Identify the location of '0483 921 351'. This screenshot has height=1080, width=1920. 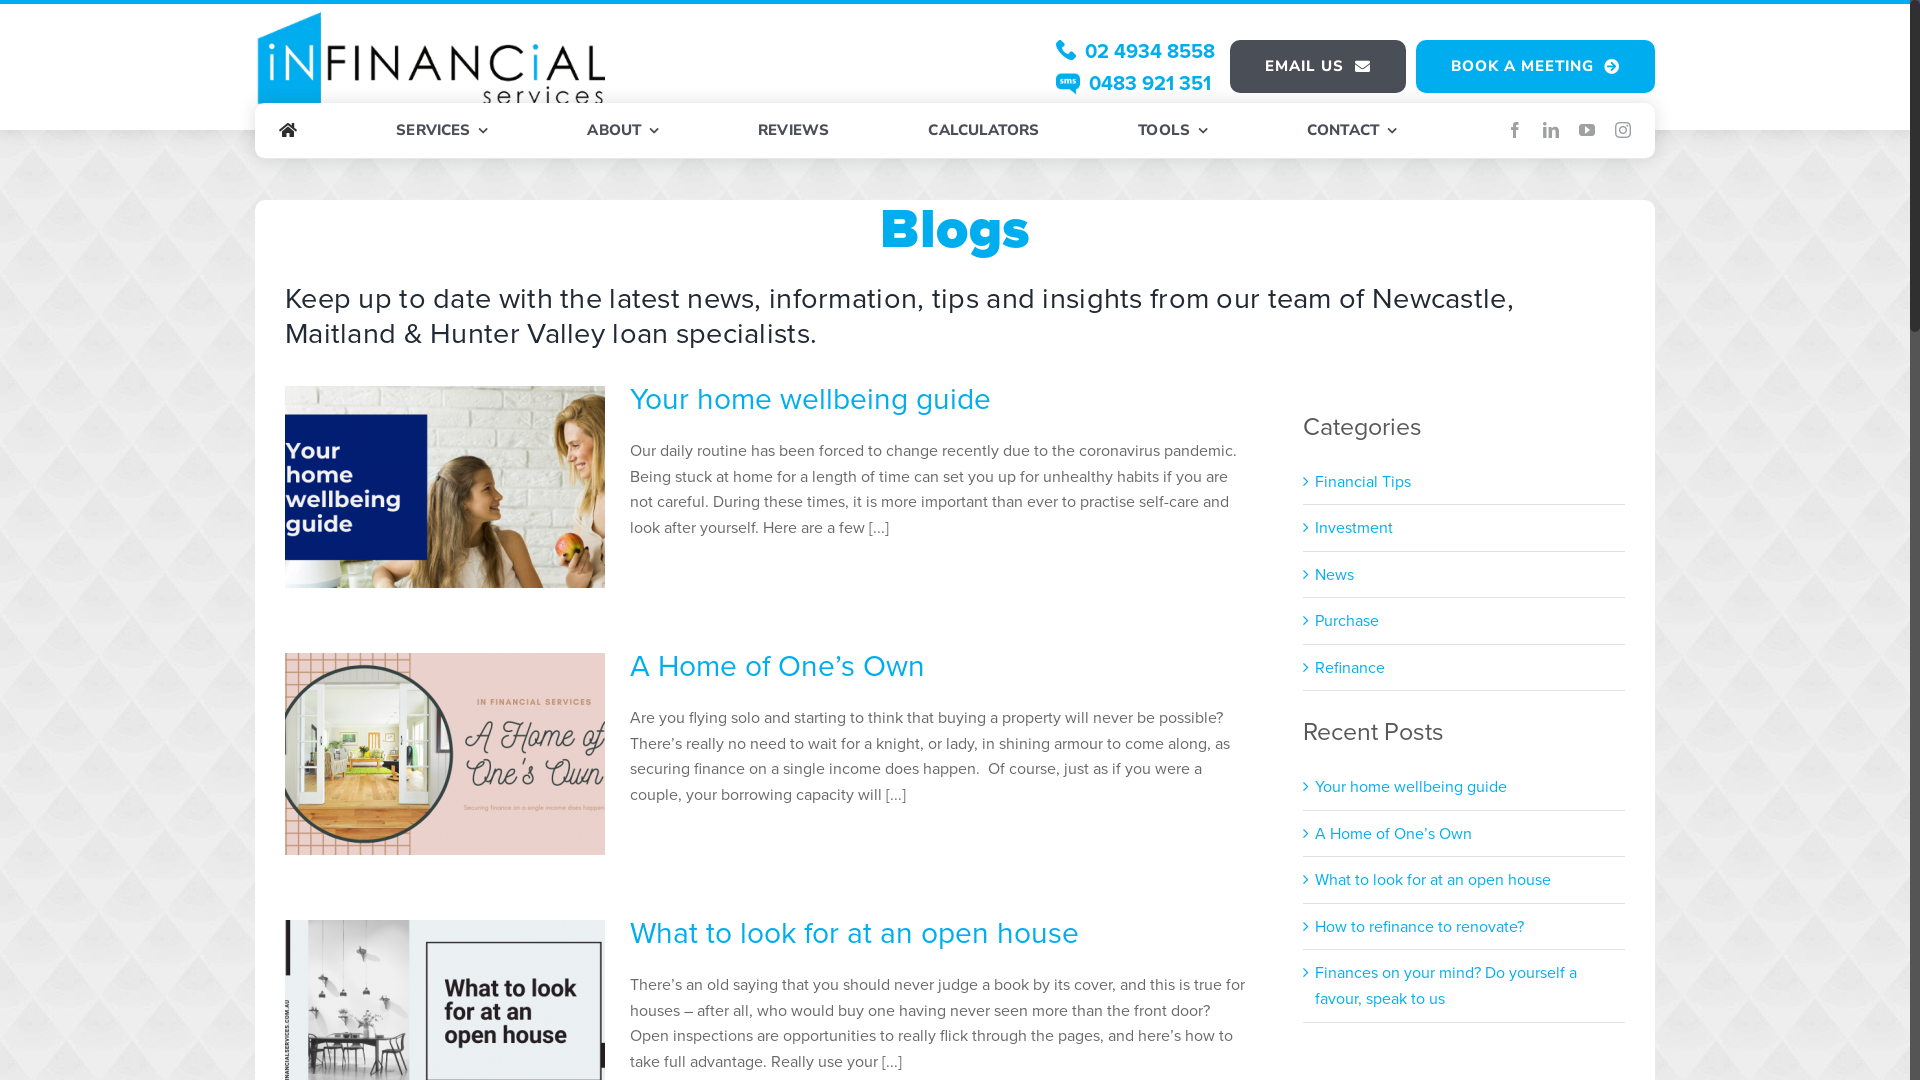
(1133, 82).